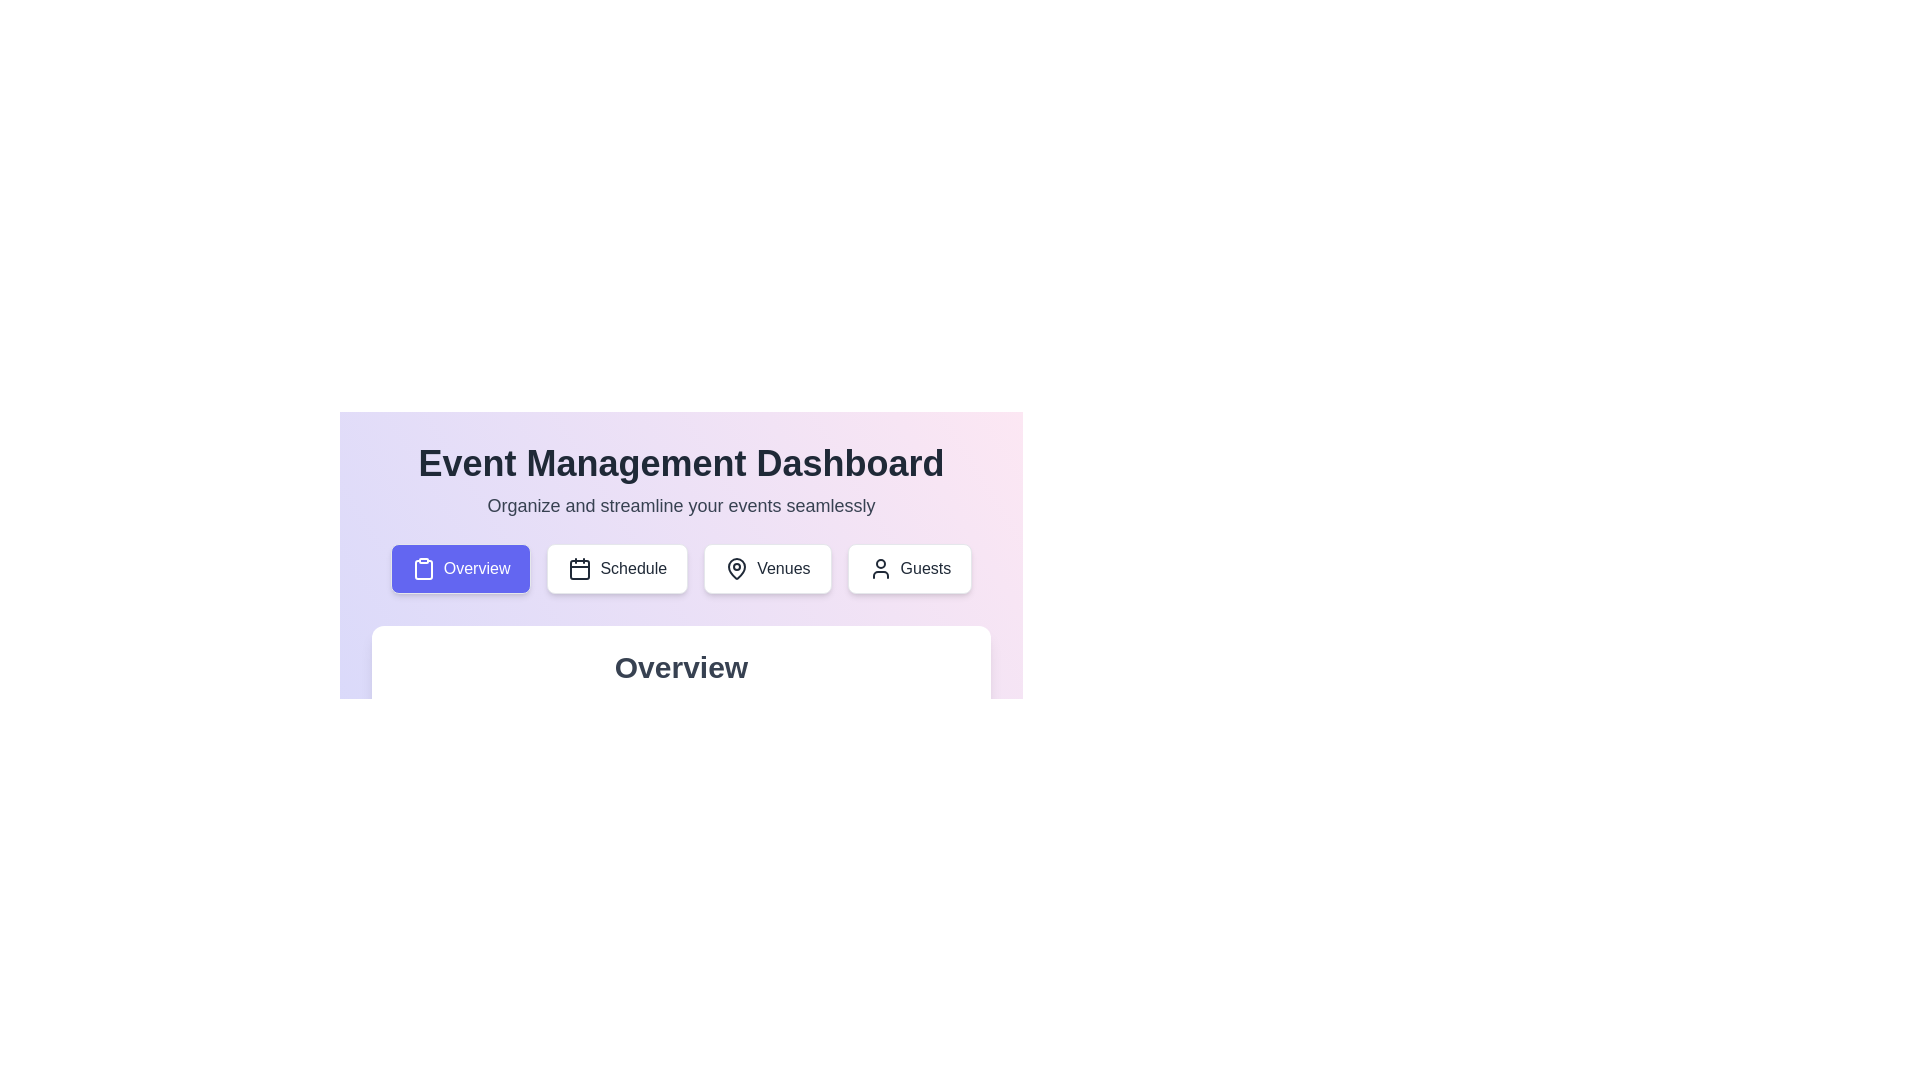 The width and height of the screenshot is (1920, 1080). What do you see at coordinates (767, 569) in the screenshot?
I see `the tab labeled Venues to view its content` at bounding box center [767, 569].